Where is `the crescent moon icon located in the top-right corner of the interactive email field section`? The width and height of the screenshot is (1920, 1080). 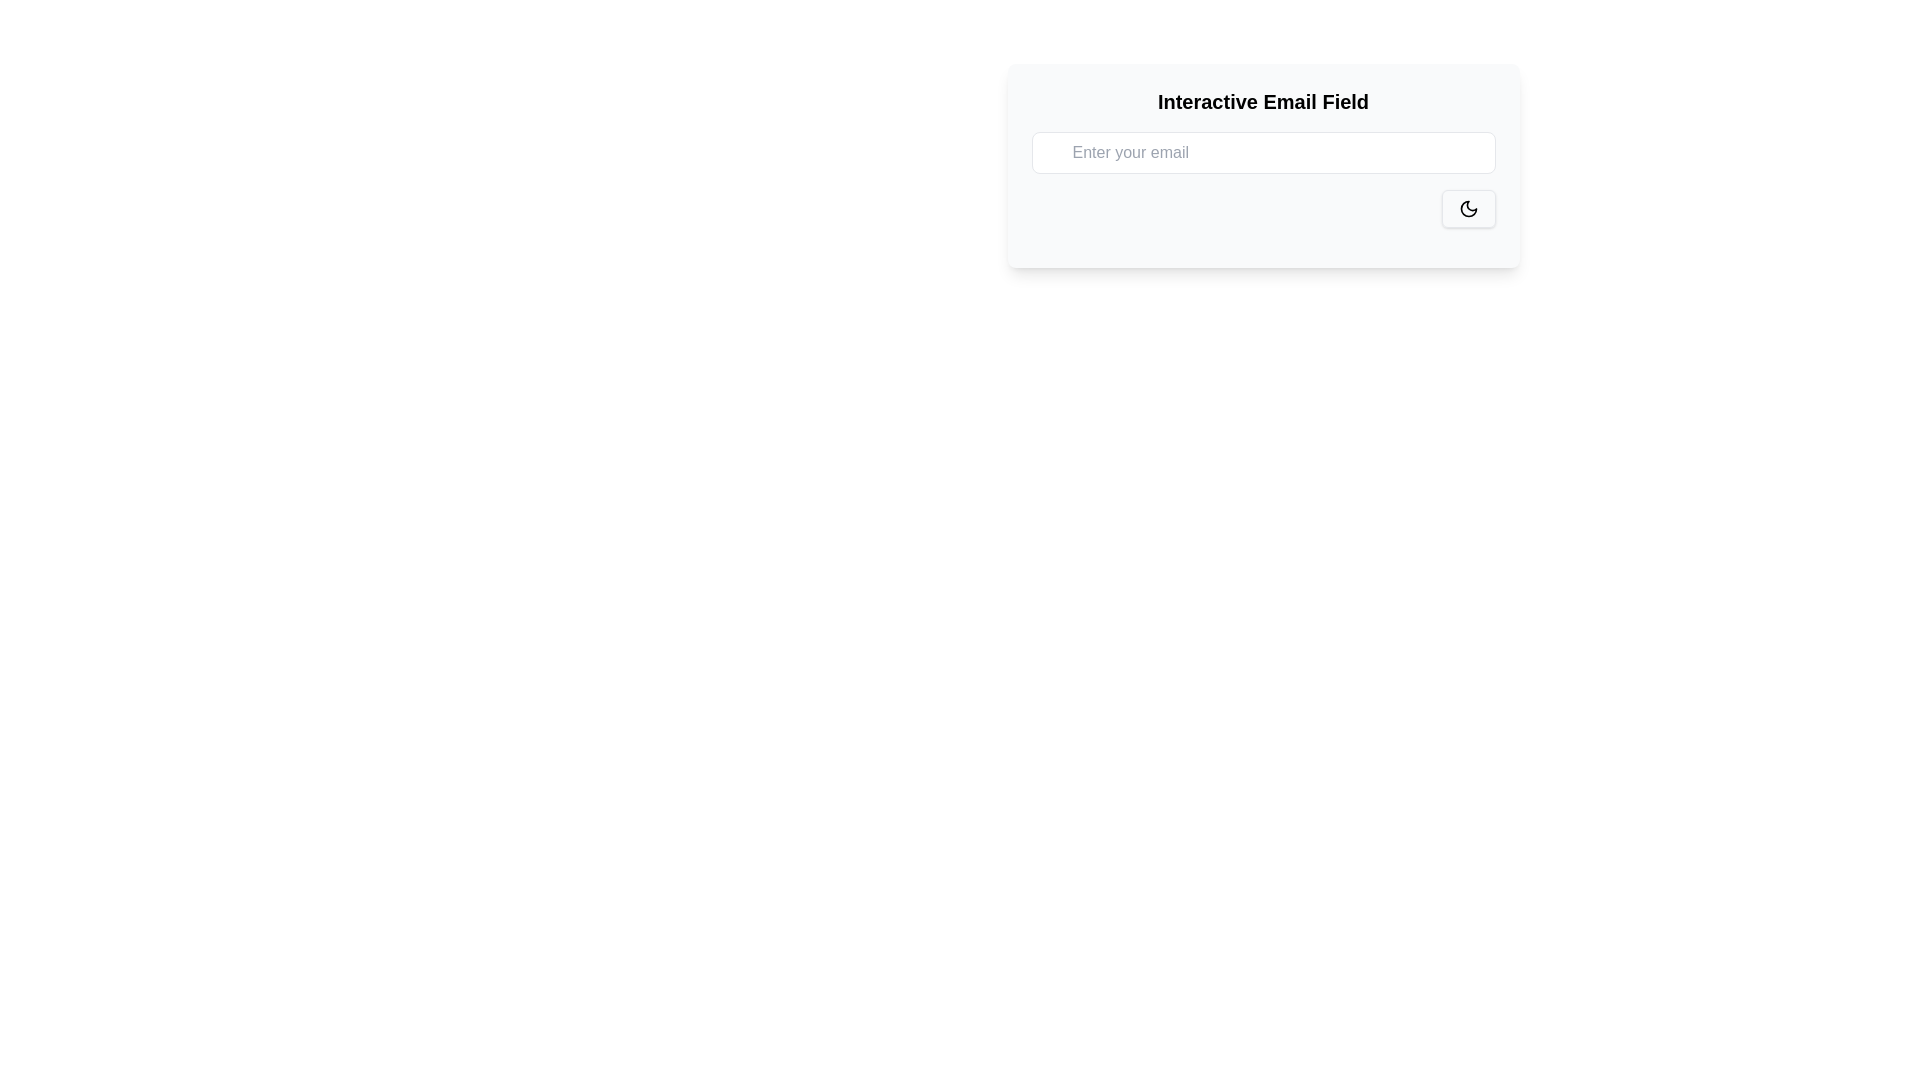 the crescent moon icon located in the top-right corner of the interactive email field section is located at coordinates (1468, 208).